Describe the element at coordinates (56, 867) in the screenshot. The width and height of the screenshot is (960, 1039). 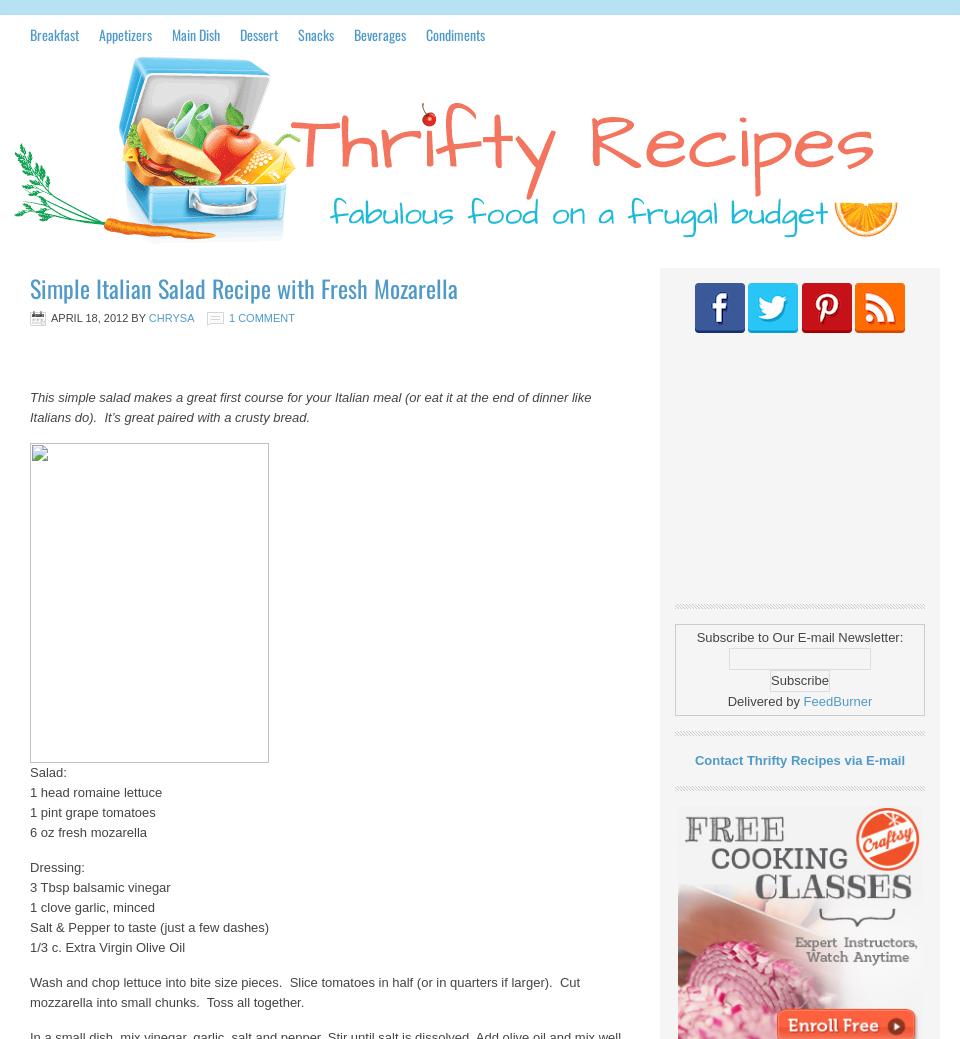
I see `'Dressing:'` at that location.